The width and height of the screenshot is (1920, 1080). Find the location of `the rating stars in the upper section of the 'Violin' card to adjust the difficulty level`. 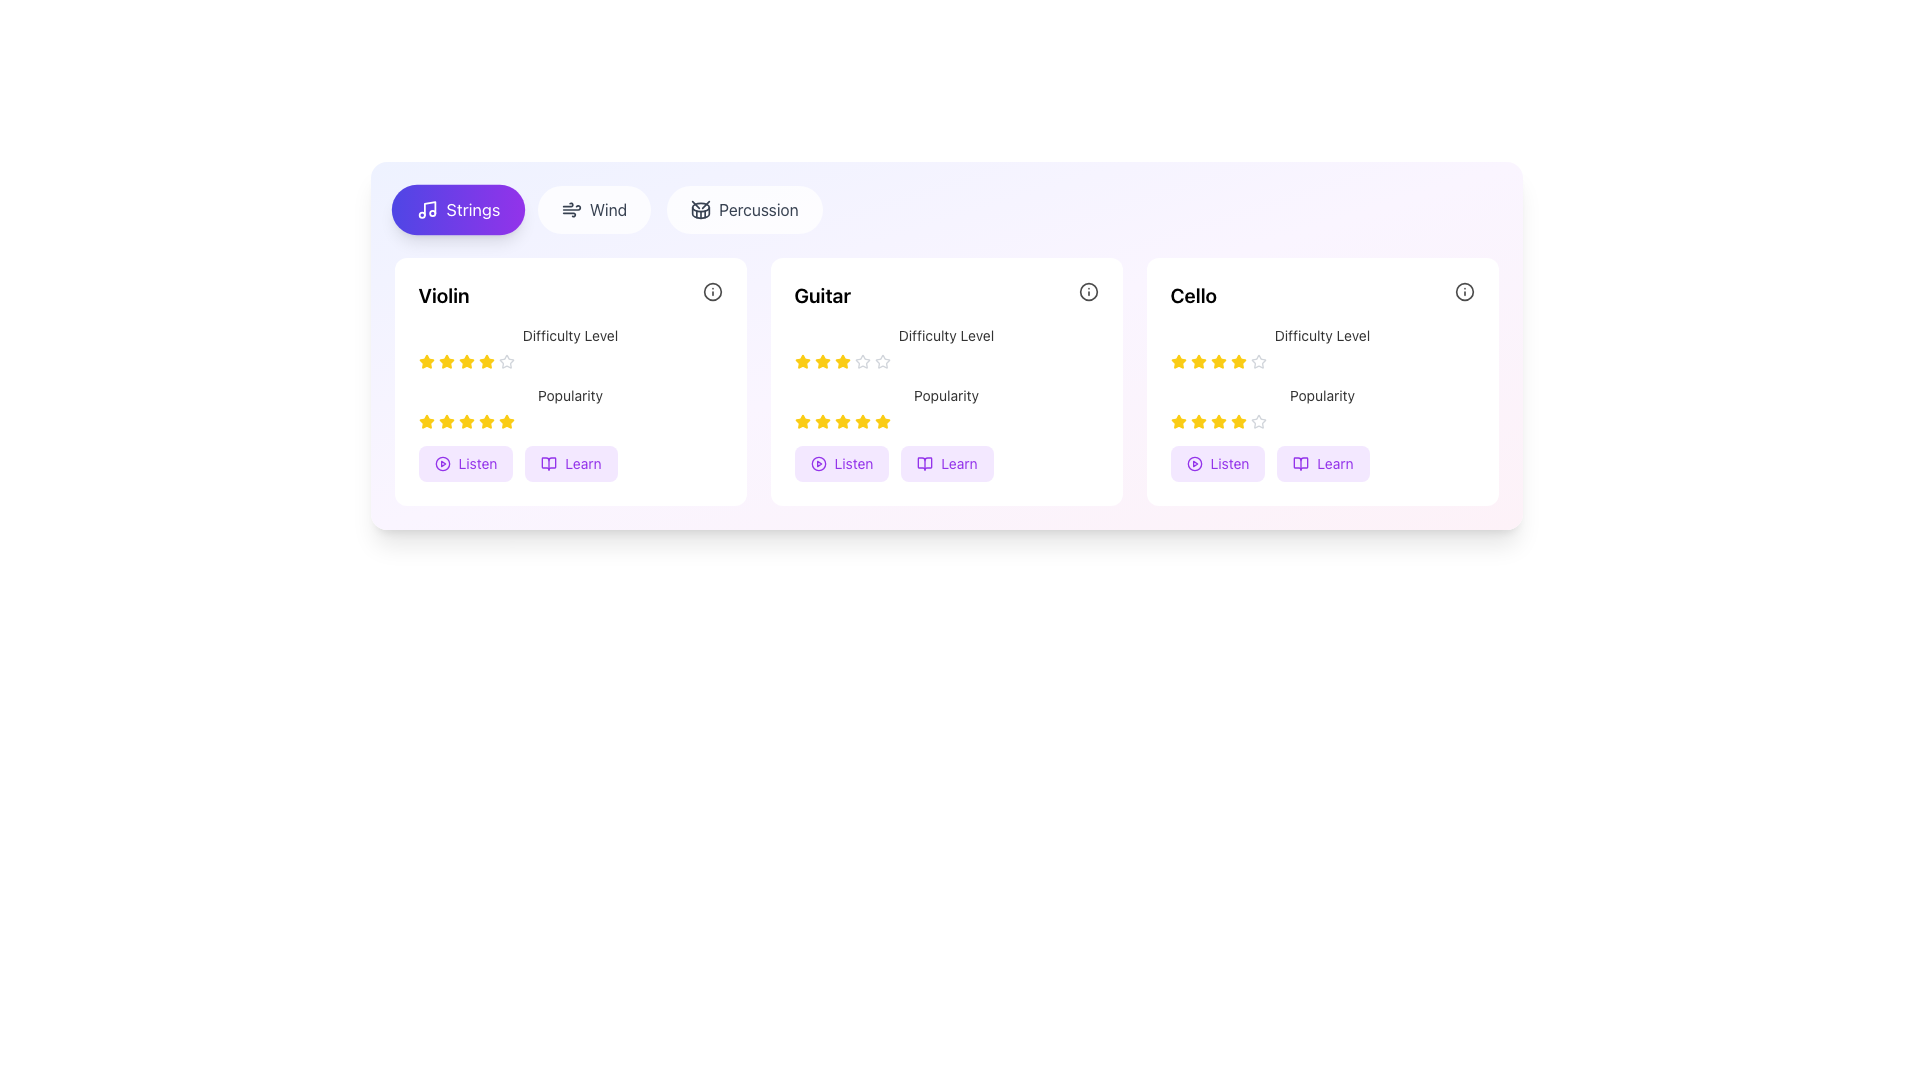

the rating stars in the upper section of the 'Violin' card to adjust the difficulty level is located at coordinates (569, 346).